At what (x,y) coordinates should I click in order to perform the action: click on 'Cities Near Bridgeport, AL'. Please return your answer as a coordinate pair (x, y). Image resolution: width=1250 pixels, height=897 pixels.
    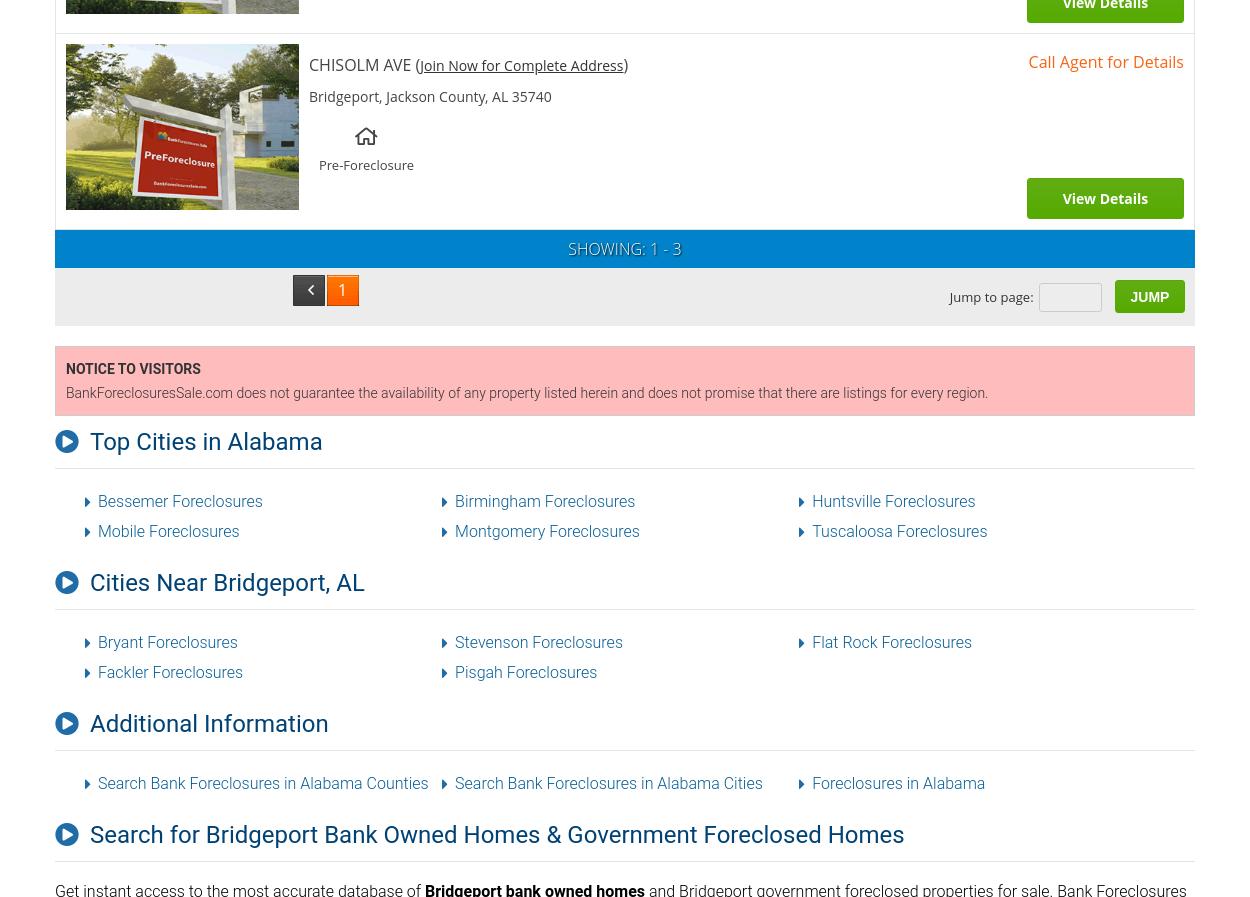
    Looking at the image, I should click on (226, 582).